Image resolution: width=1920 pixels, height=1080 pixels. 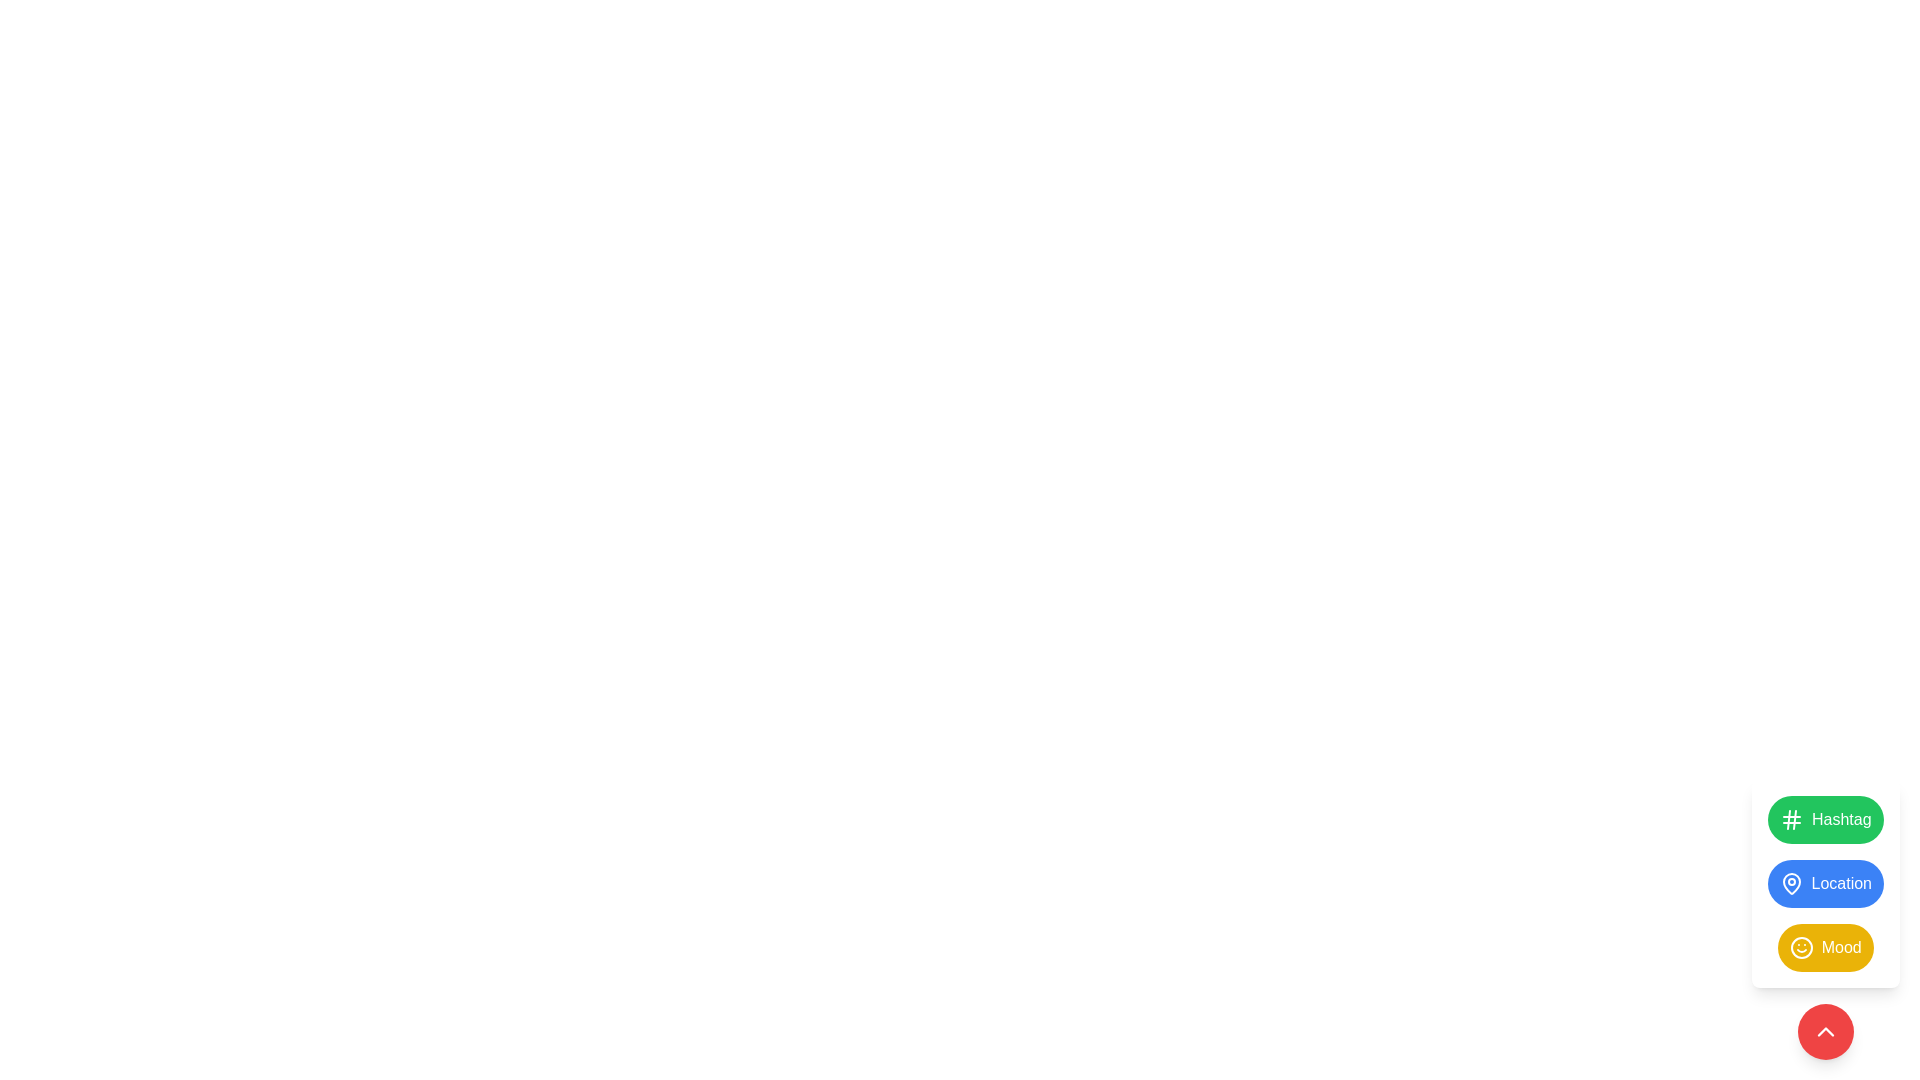 I want to click on the yellow rounded 'Mood' button with a smiley face icon, so click(x=1825, y=947).